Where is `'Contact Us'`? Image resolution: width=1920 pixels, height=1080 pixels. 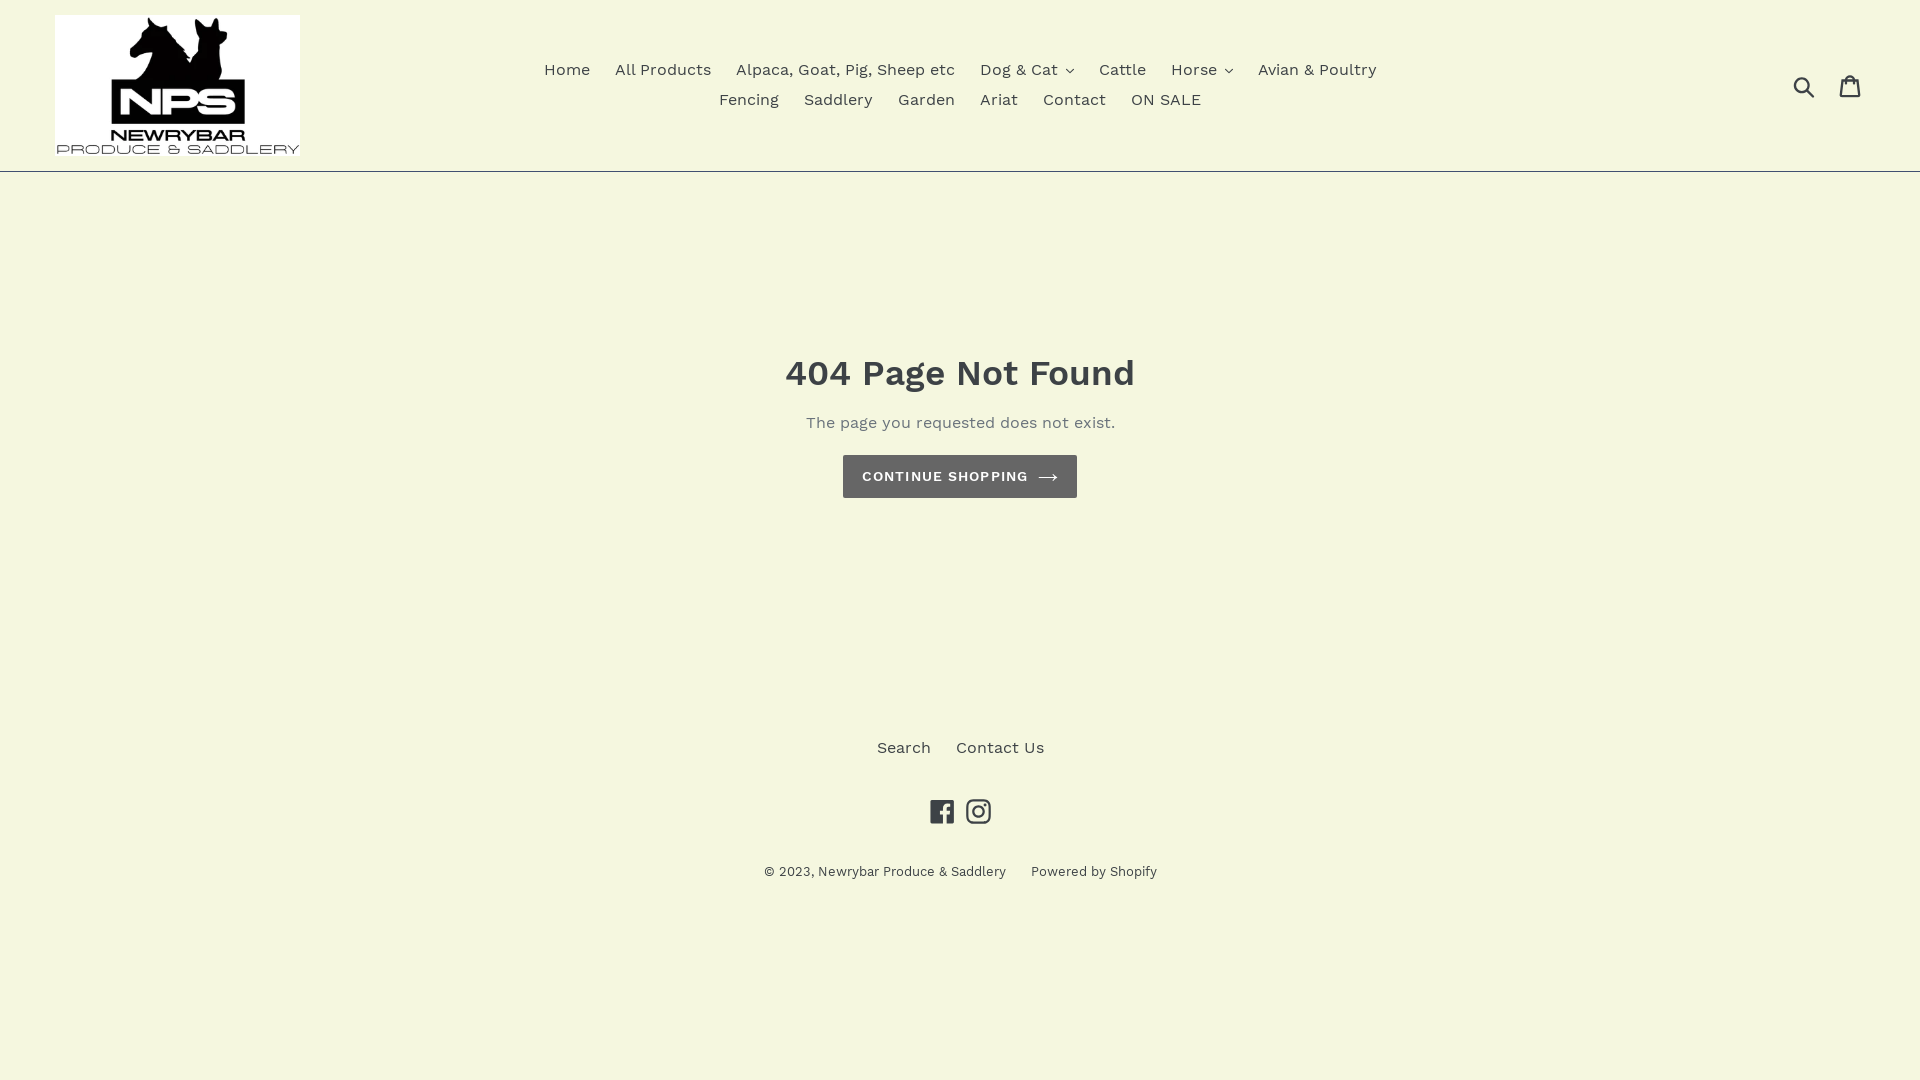 'Contact Us' is located at coordinates (999, 747).